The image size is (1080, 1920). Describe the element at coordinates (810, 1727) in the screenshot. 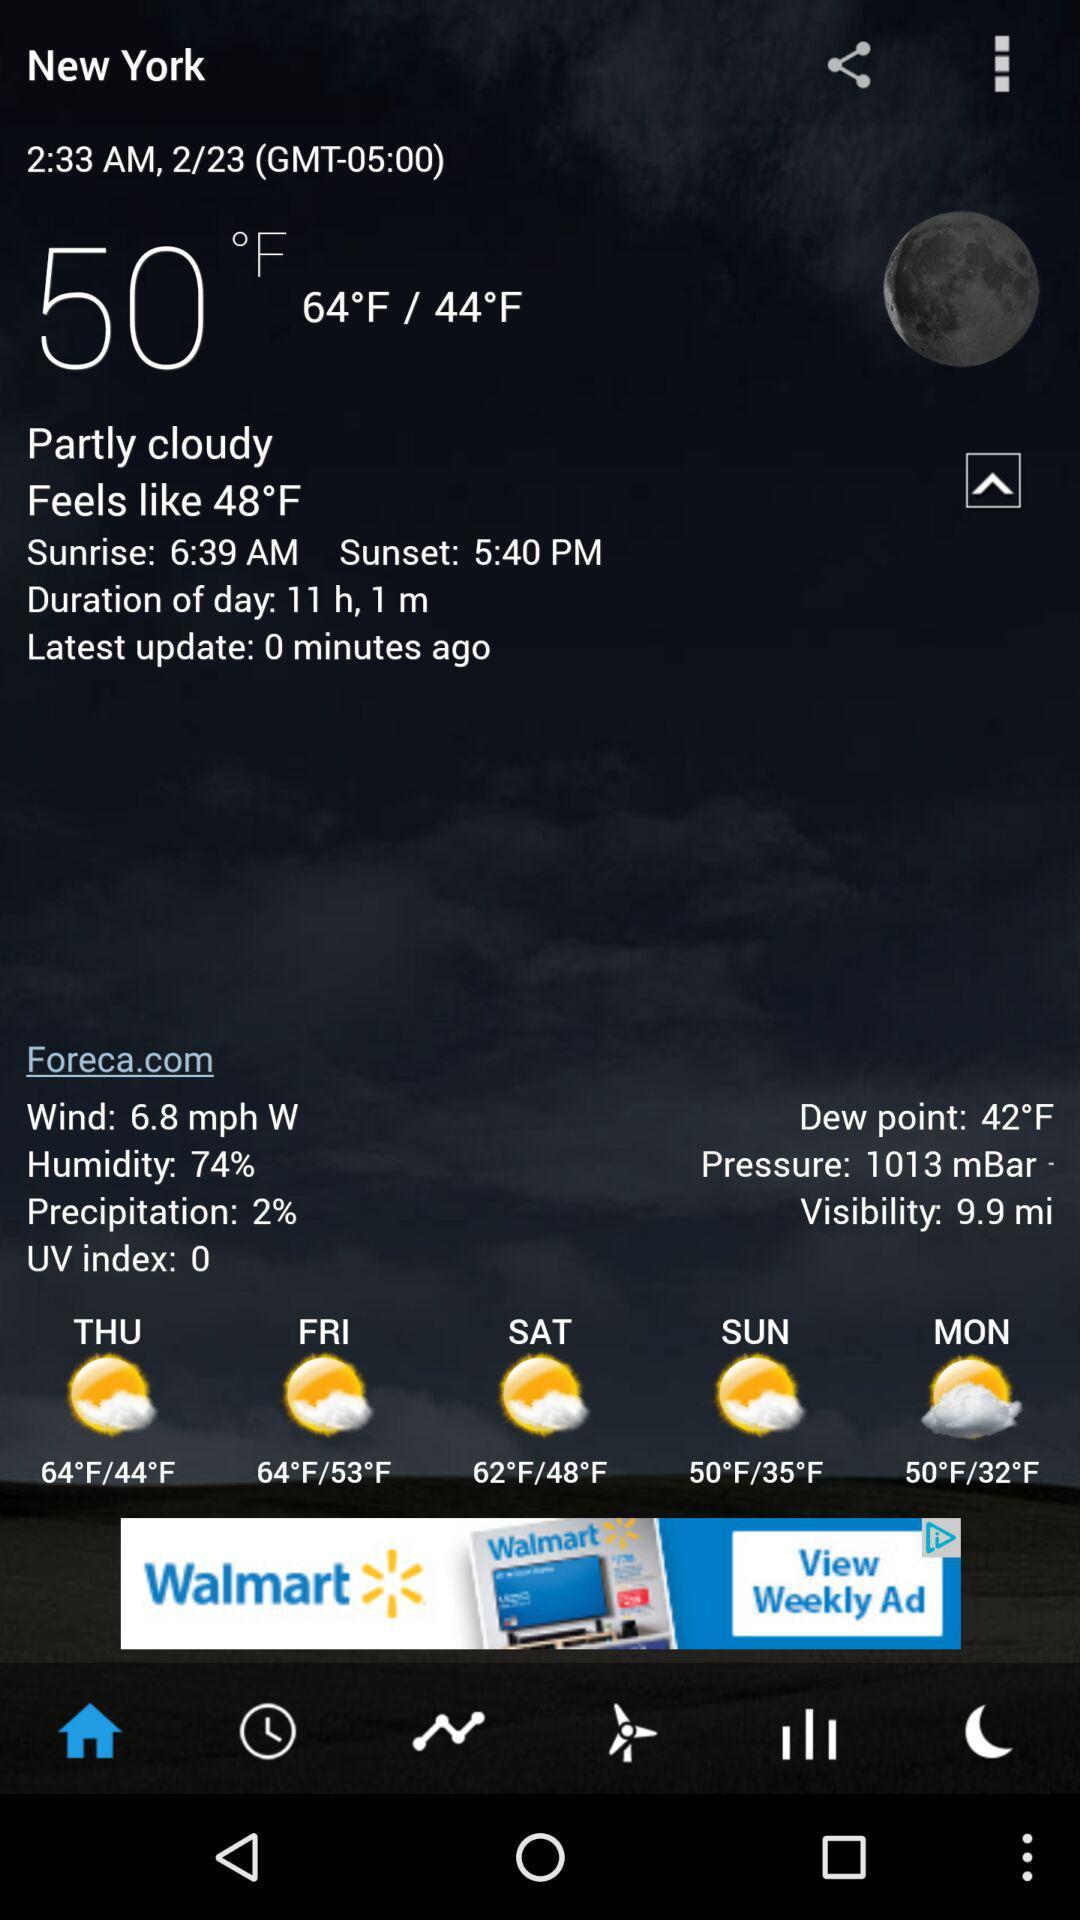

I see `the second icon from right in the bottom row beside half moon symbol` at that location.